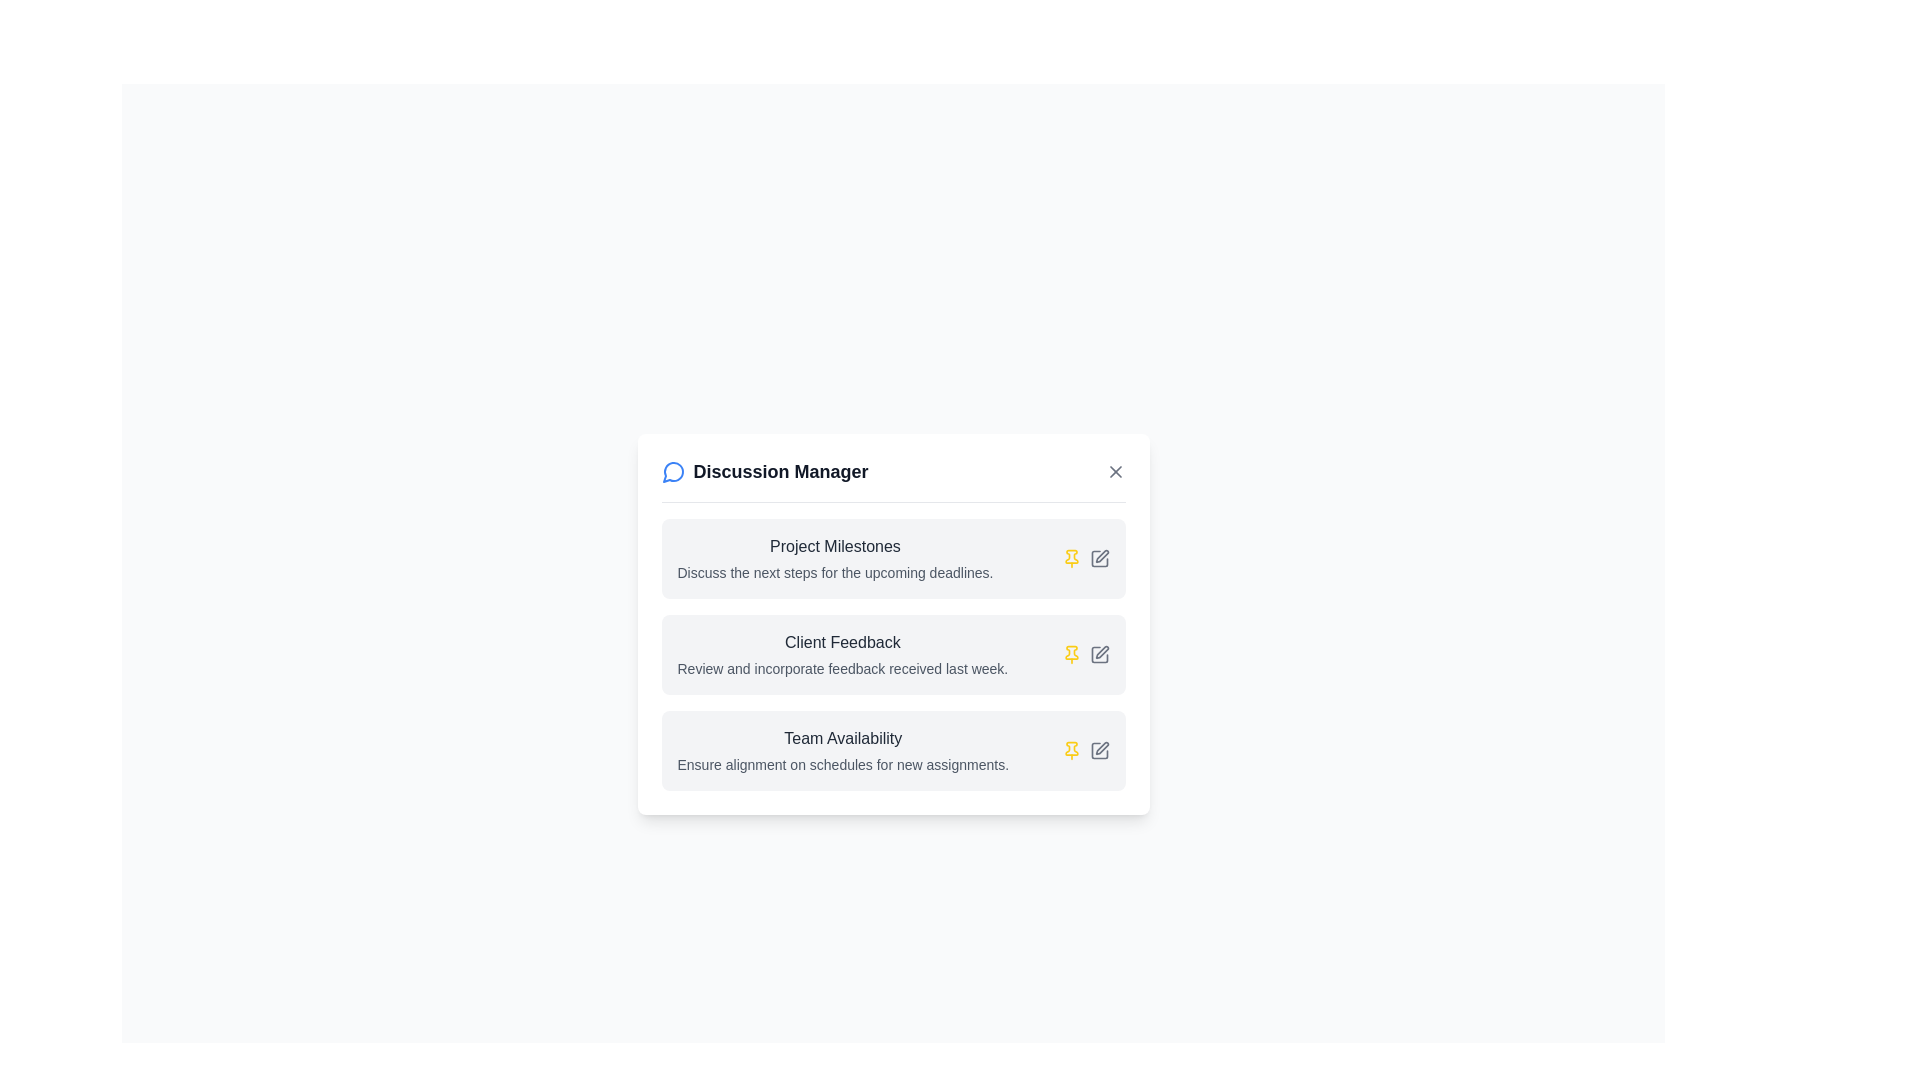 The width and height of the screenshot is (1920, 1080). What do you see at coordinates (1098, 558) in the screenshot?
I see `the pen-shaped icon button located at the top right corner of the 'Project Milestones' item in the 'Discussion Manager' to change its color from gray to blue` at bounding box center [1098, 558].